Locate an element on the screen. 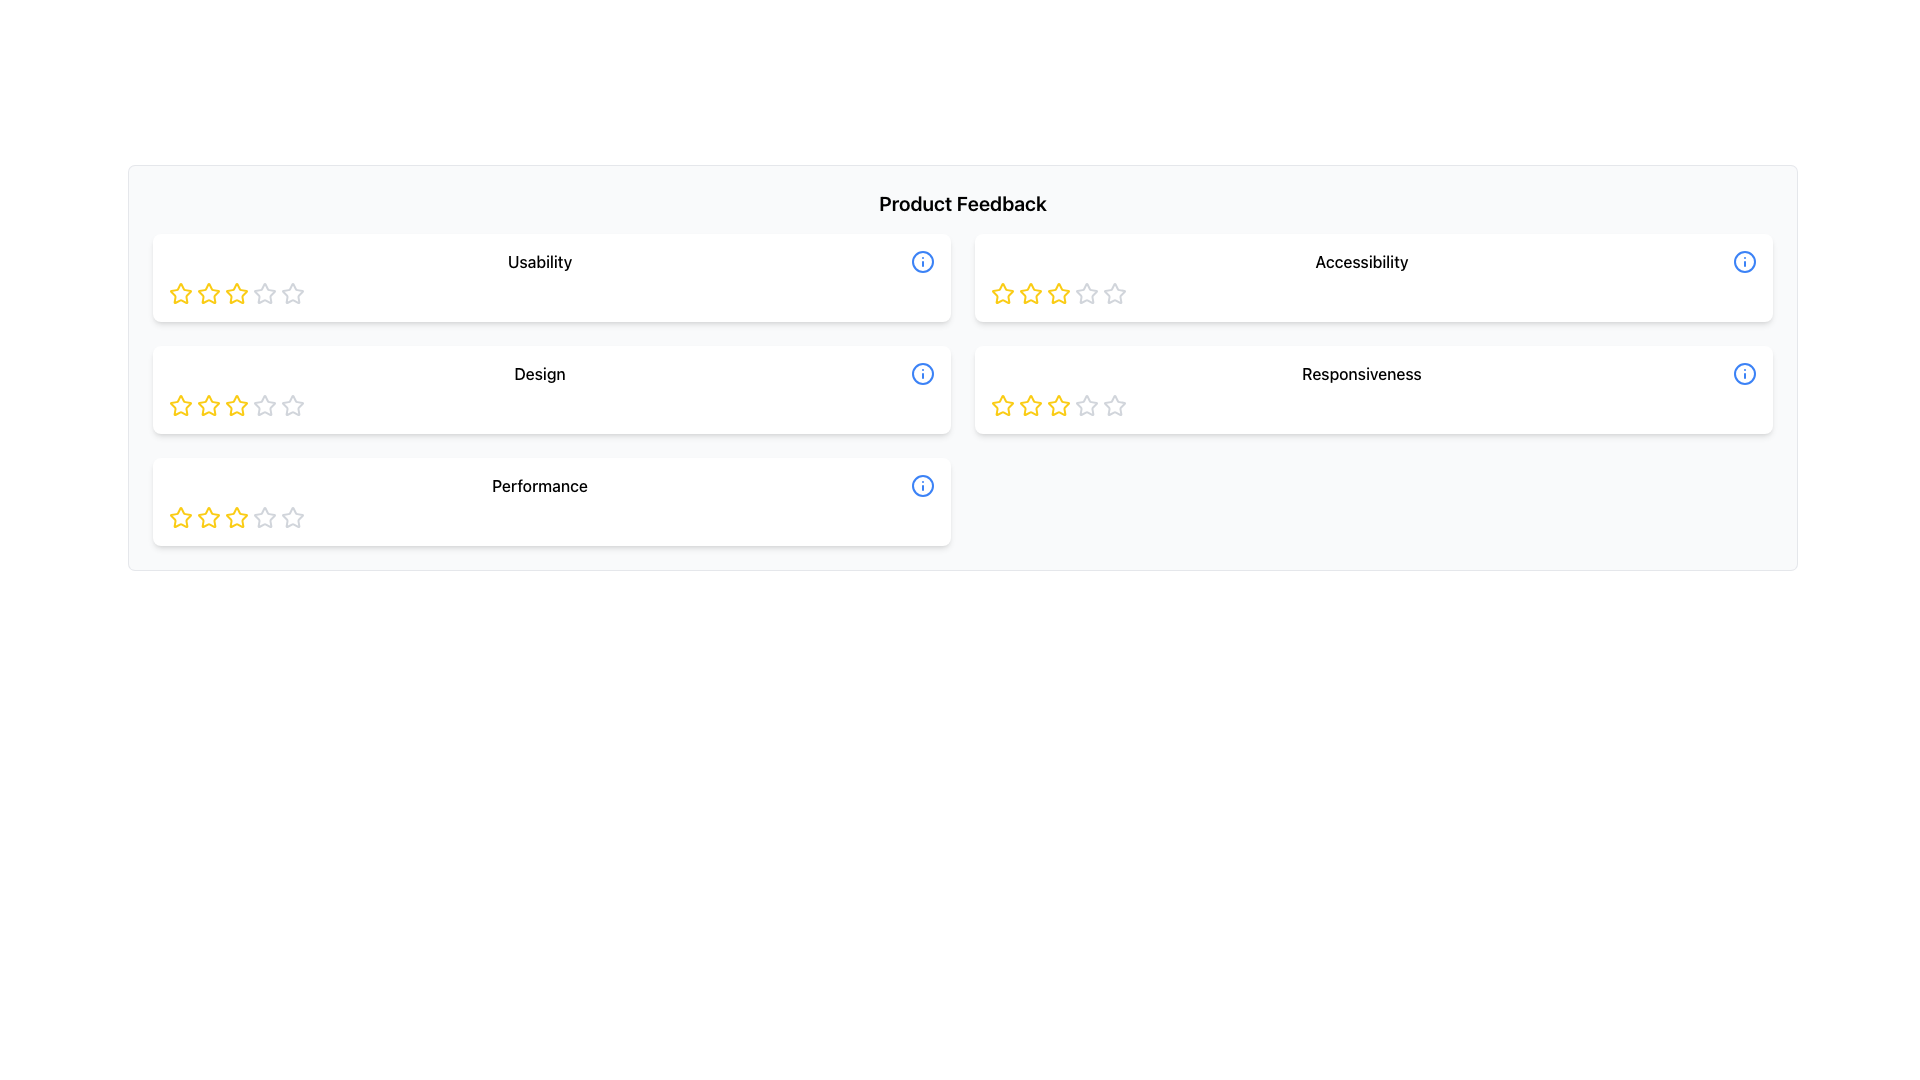 This screenshot has width=1920, height=1080. the third star icon used for rating 'Responsiveness' in the feedback panel is located at coordinates (1031, 405).